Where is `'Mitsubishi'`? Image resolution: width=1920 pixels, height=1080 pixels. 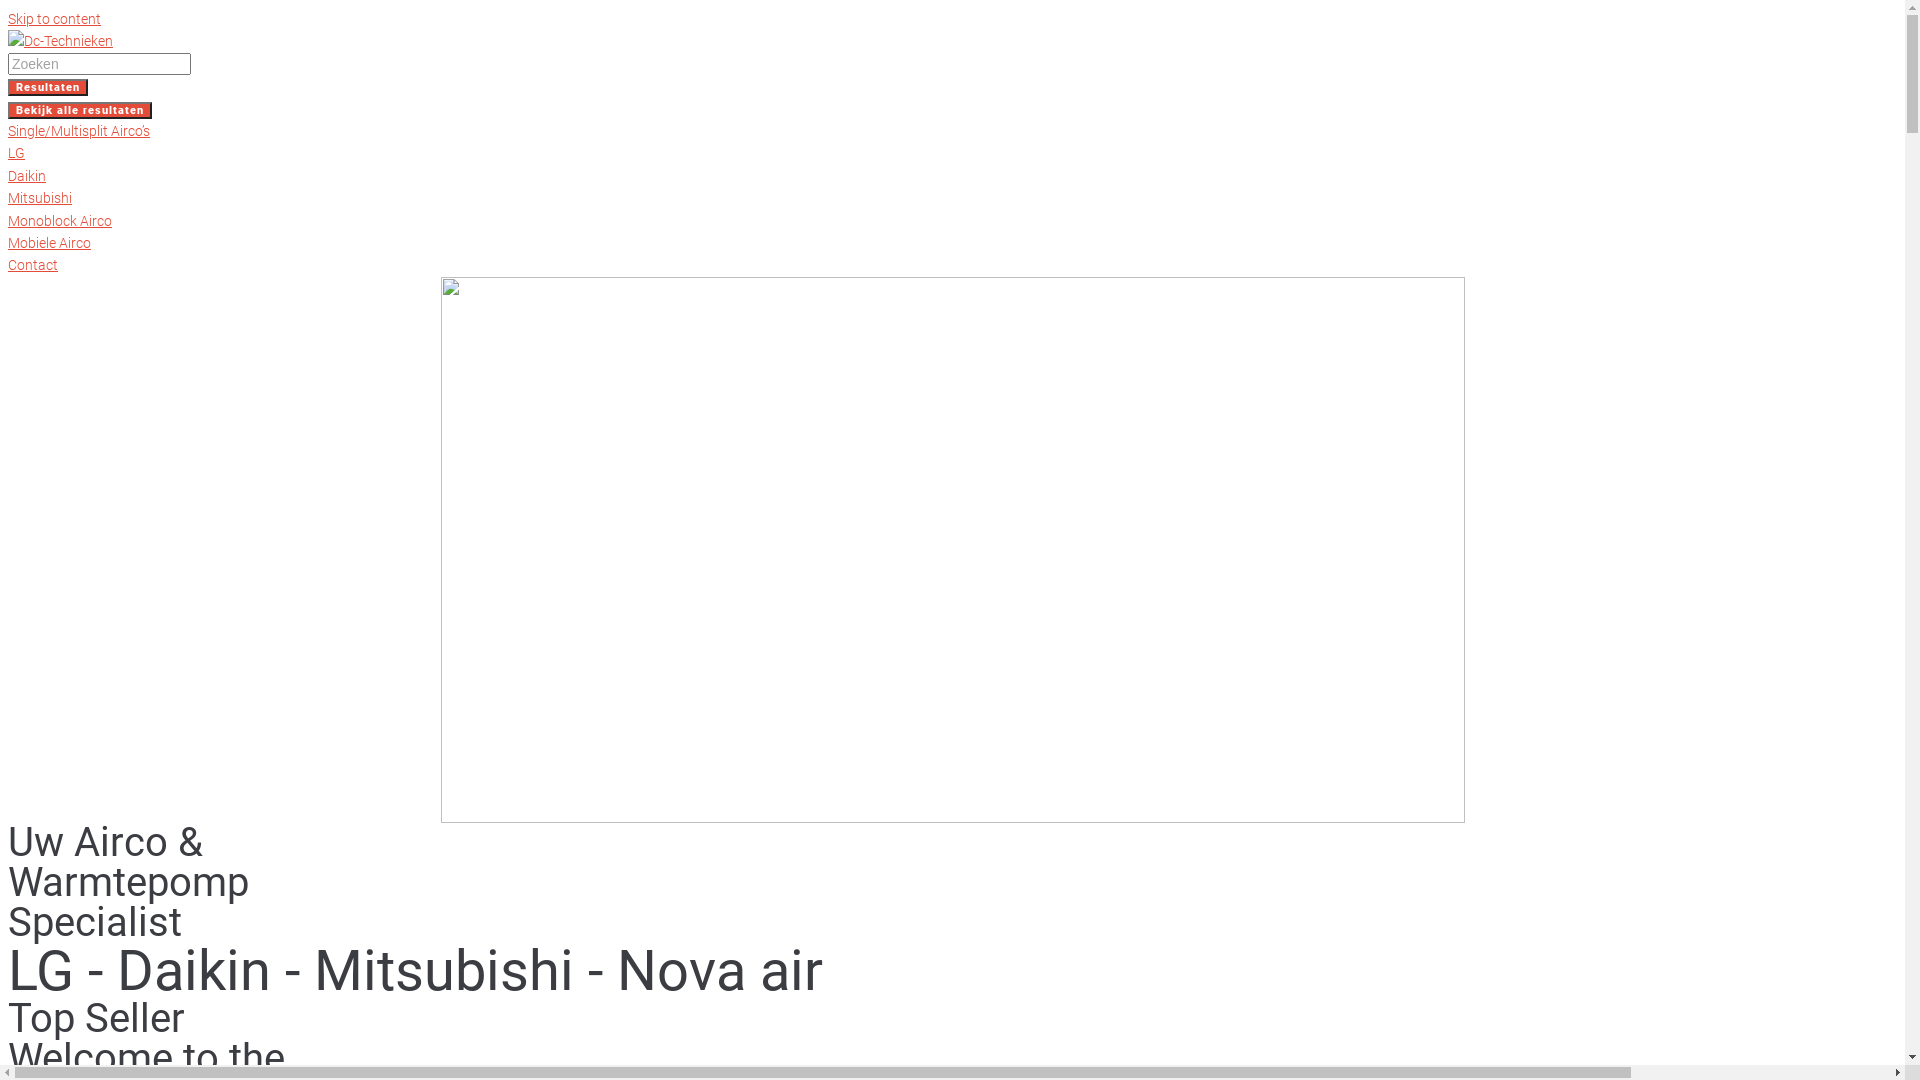
'Mitsubishi' is located at coordinates (39, 197).